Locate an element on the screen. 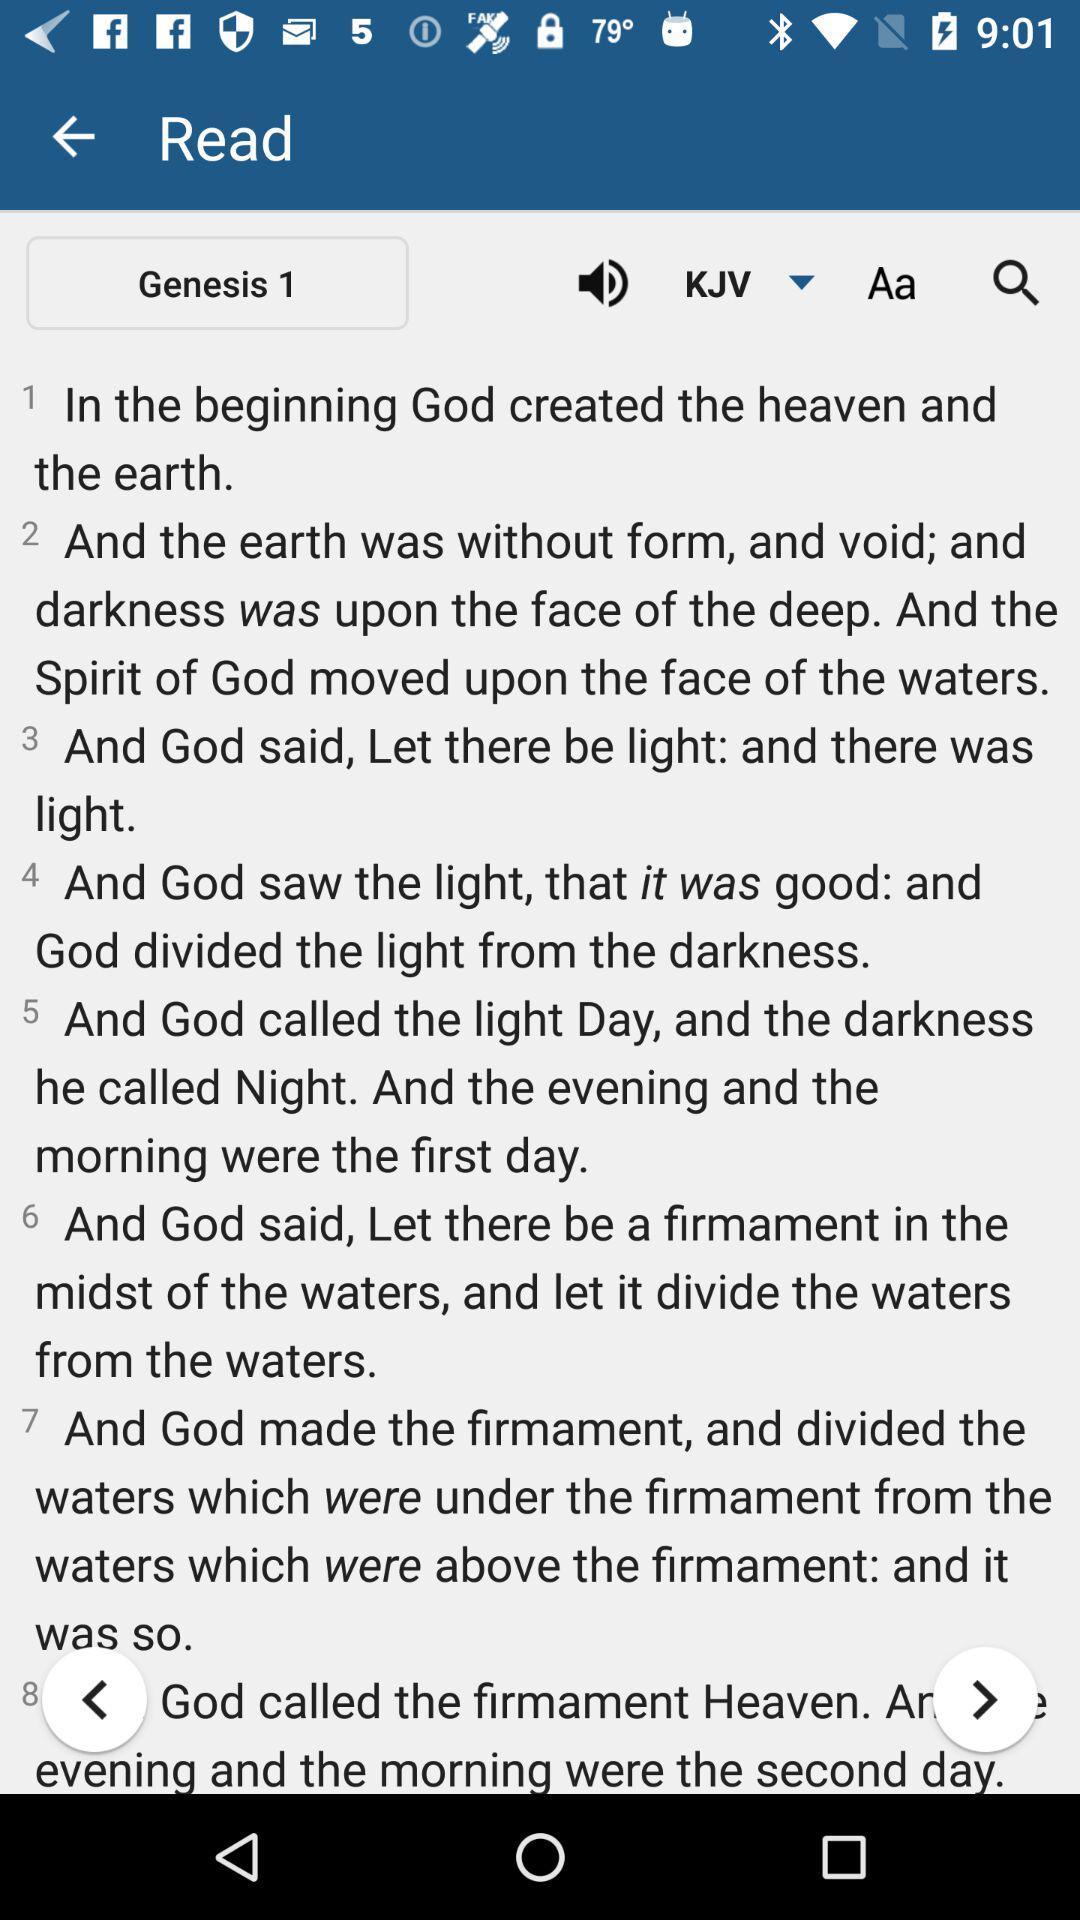  item at the bottom right corner is located at coordinates (984, 1698).